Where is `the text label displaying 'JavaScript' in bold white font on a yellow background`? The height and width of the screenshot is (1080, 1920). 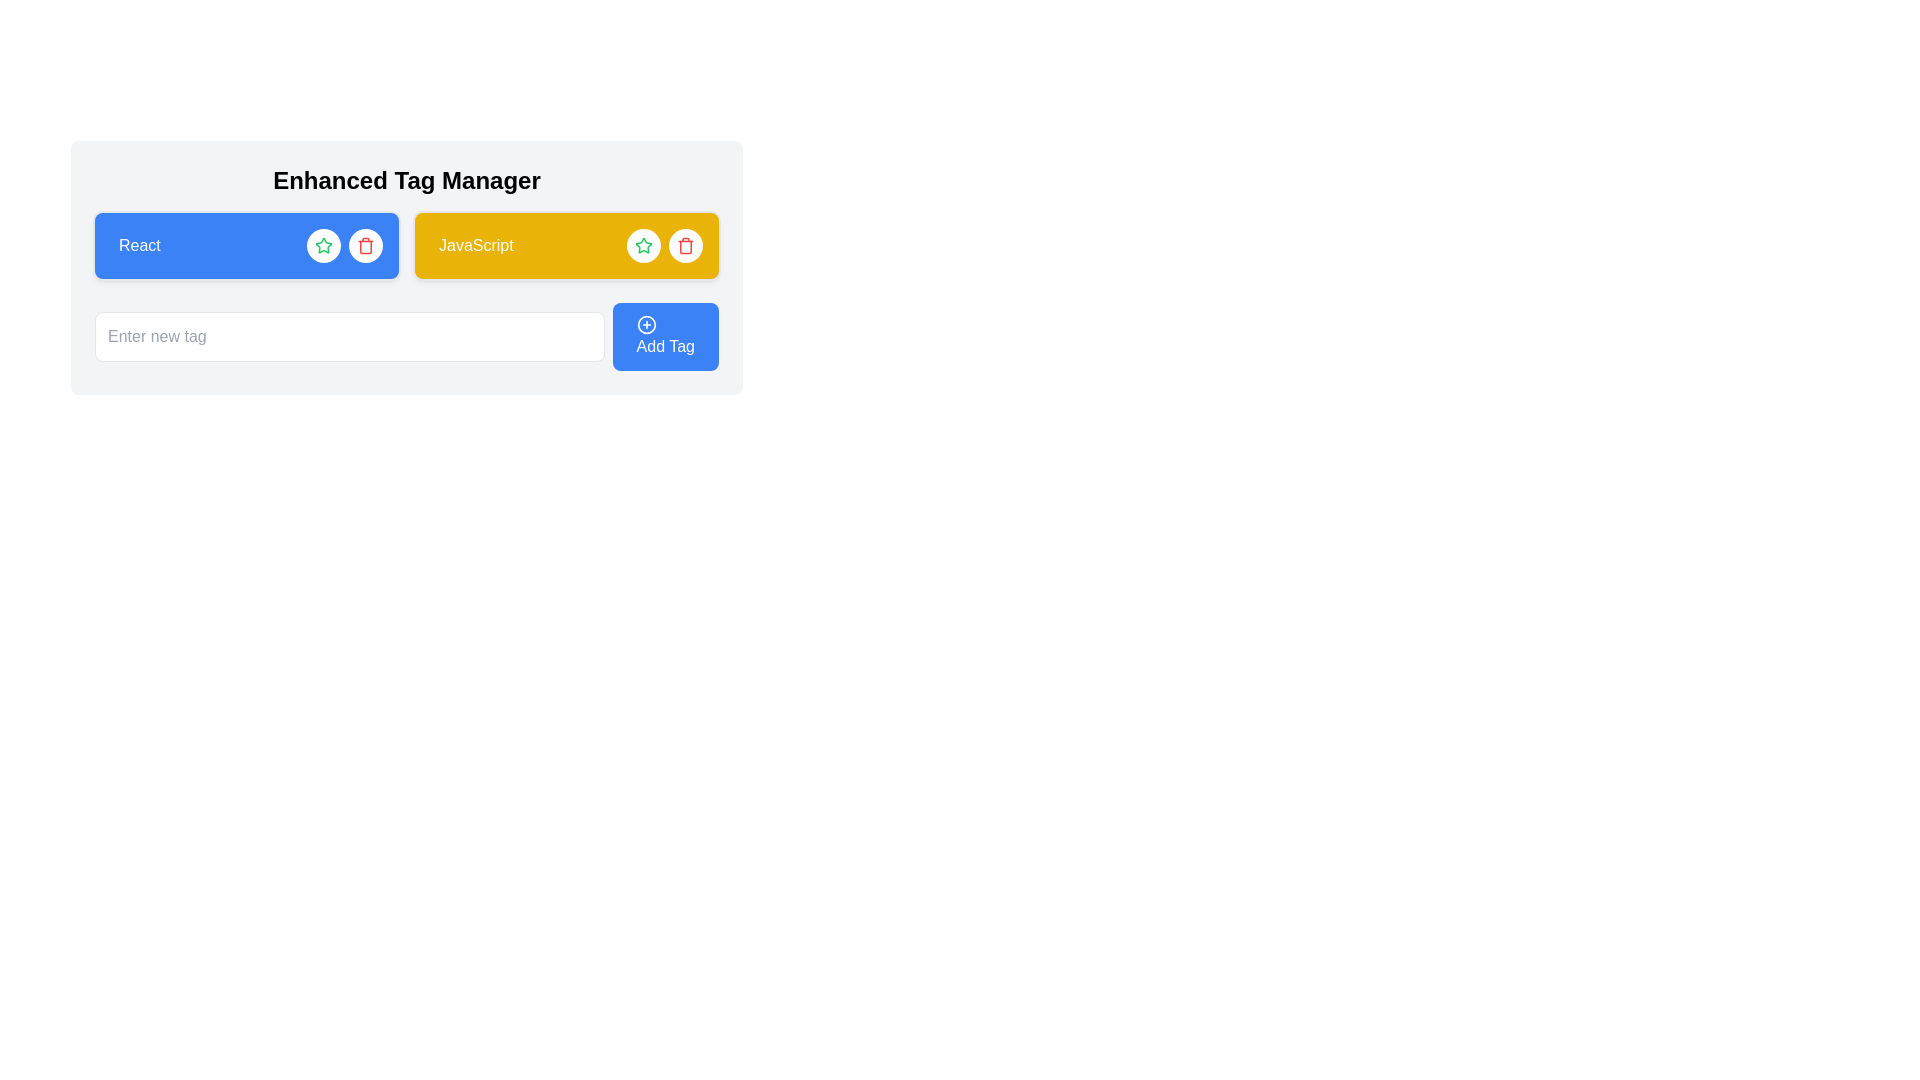
the text label displaying 'JavaScript' in bold white font on a yellow background is located at coordinates (475, 245).